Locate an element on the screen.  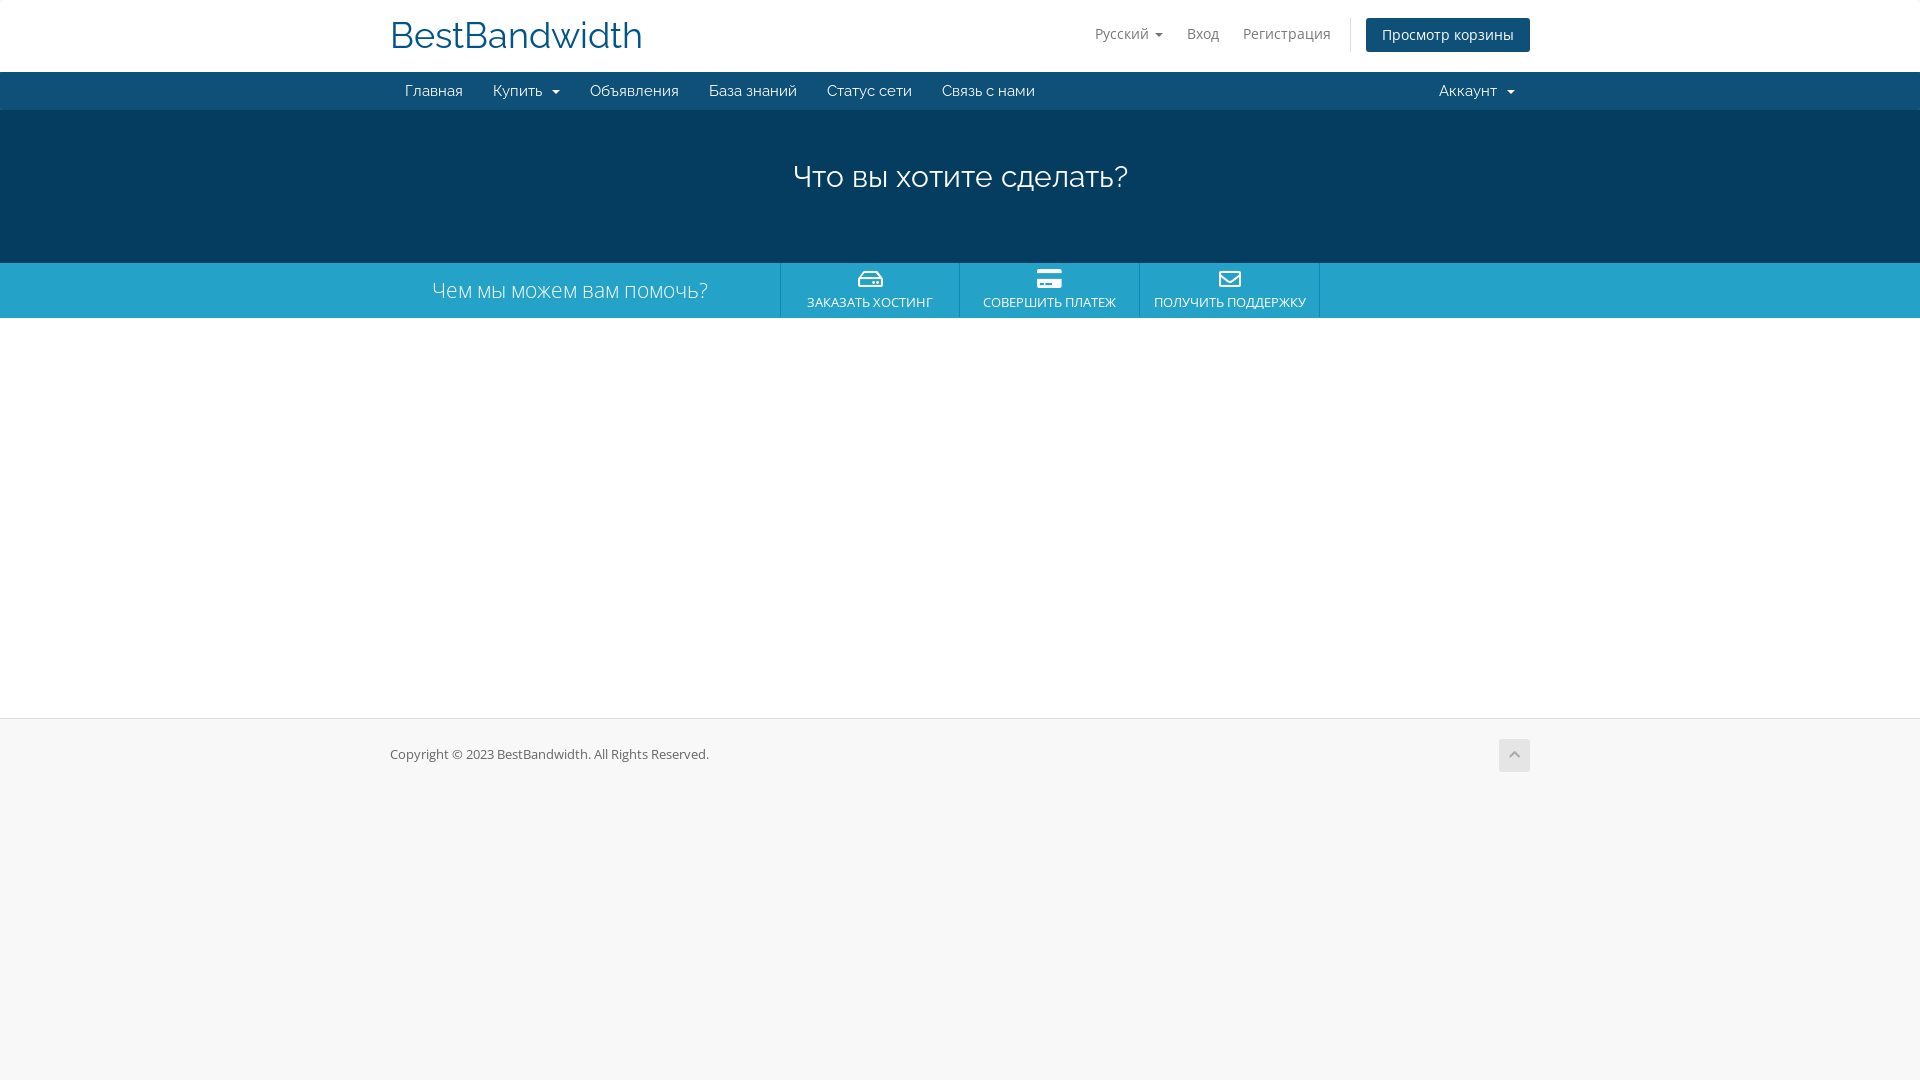
'BestBandwidth' is located at coordinates (516, 35).